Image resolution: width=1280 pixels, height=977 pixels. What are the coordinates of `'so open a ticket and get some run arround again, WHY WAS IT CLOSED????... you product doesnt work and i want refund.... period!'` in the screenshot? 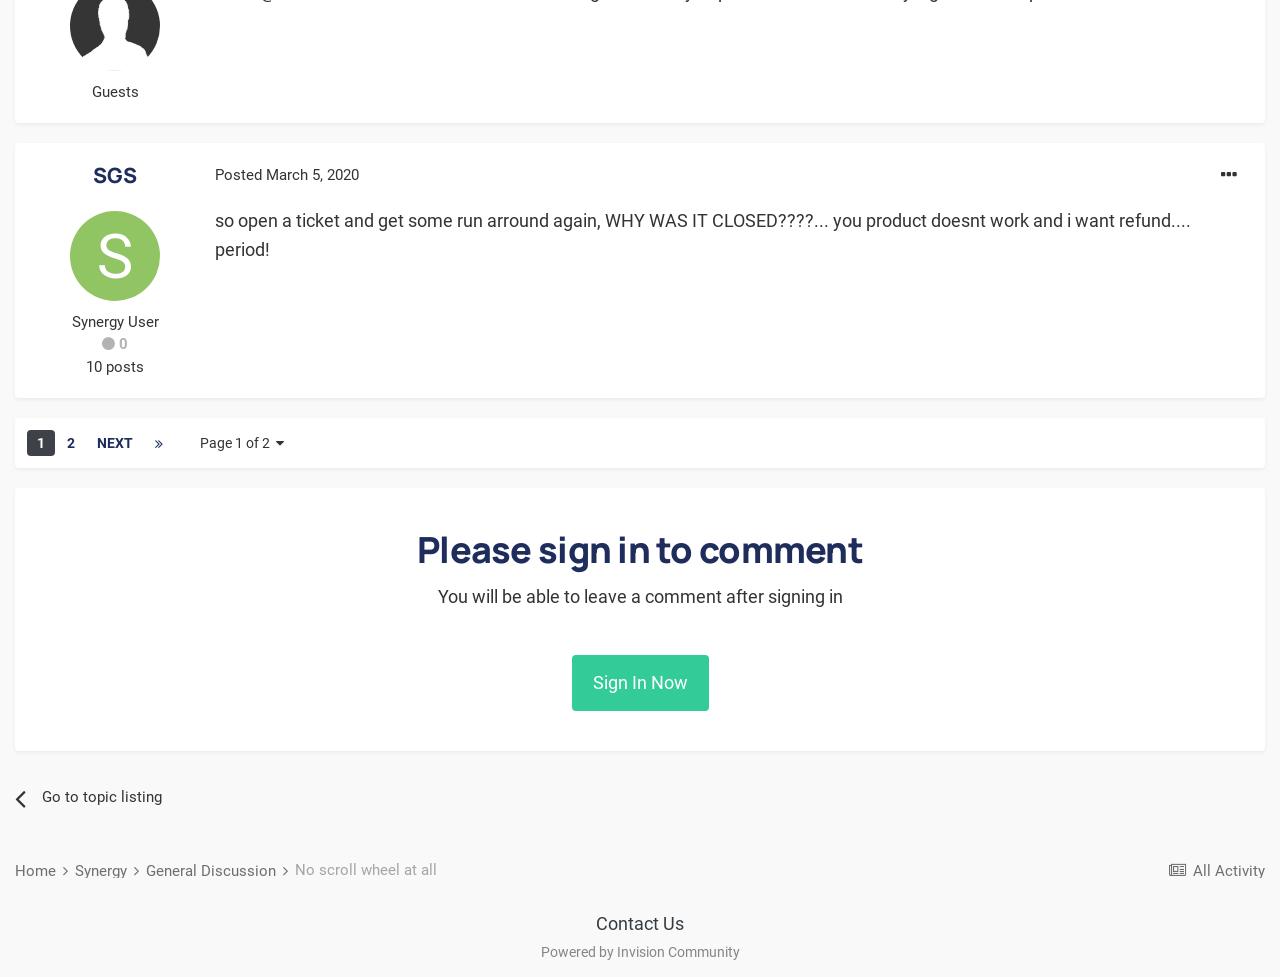 It's located at (702, 233).